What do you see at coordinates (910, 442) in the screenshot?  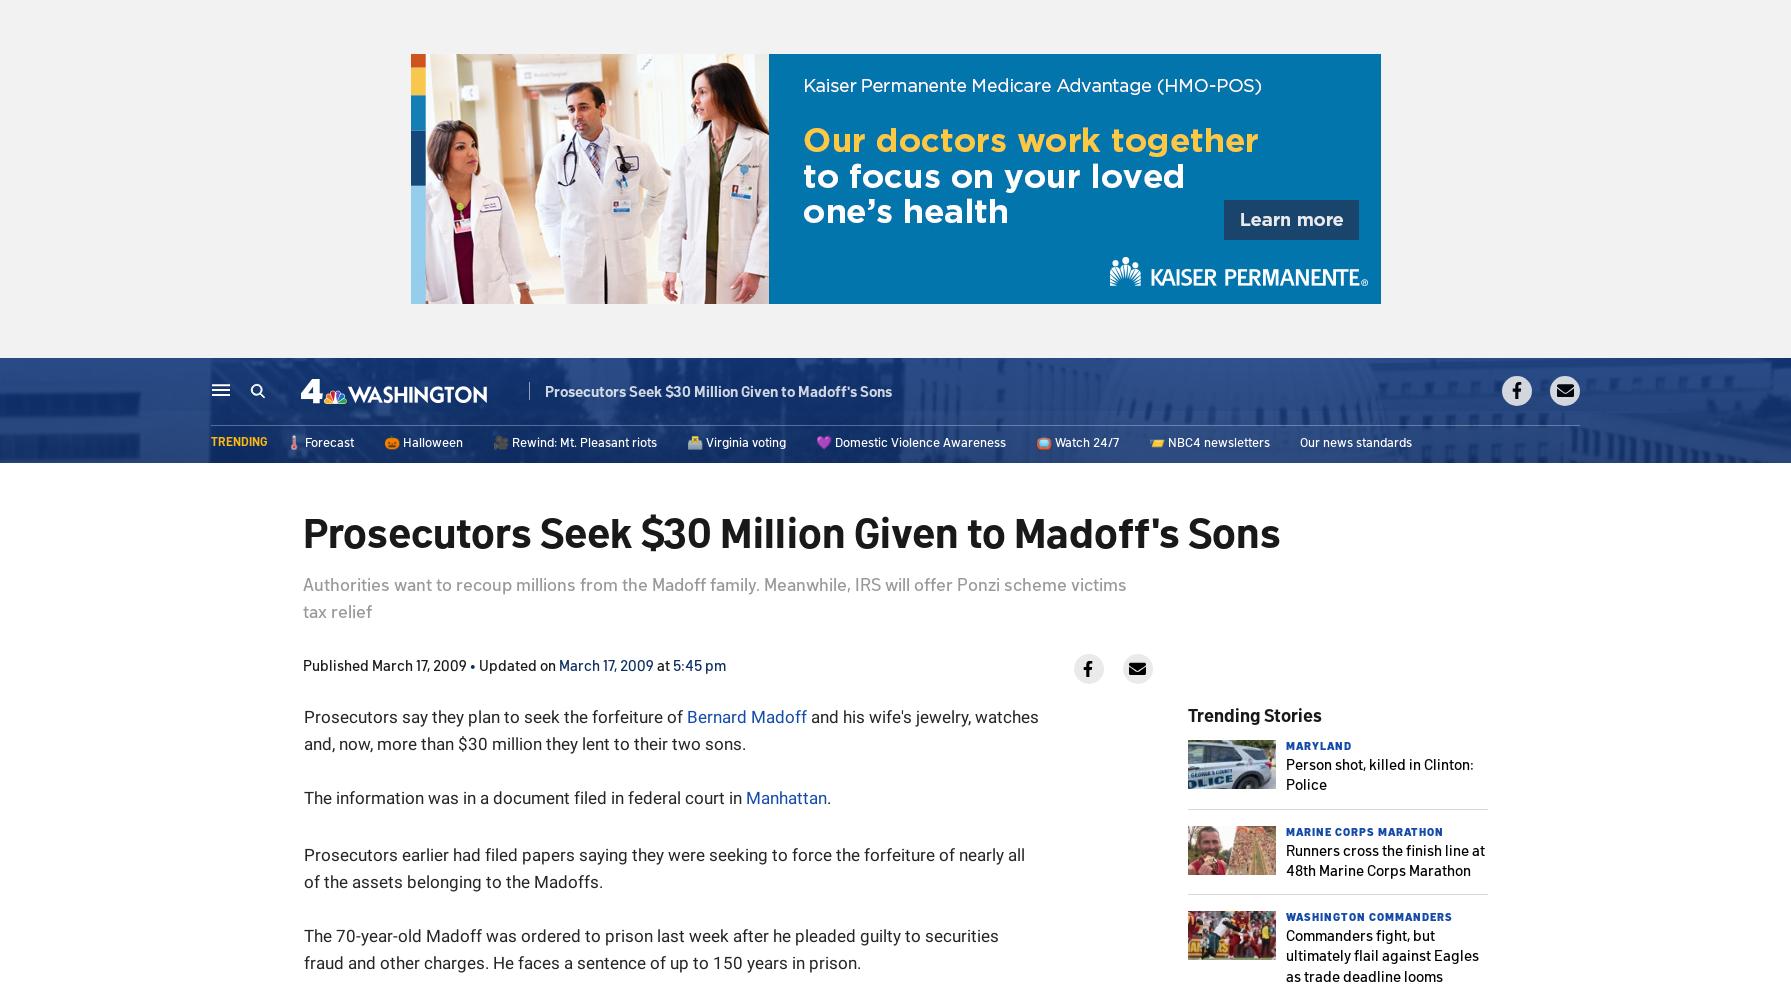 I see `'💜 Domestic Violence Awareness'` at bounding box center [910, 442].